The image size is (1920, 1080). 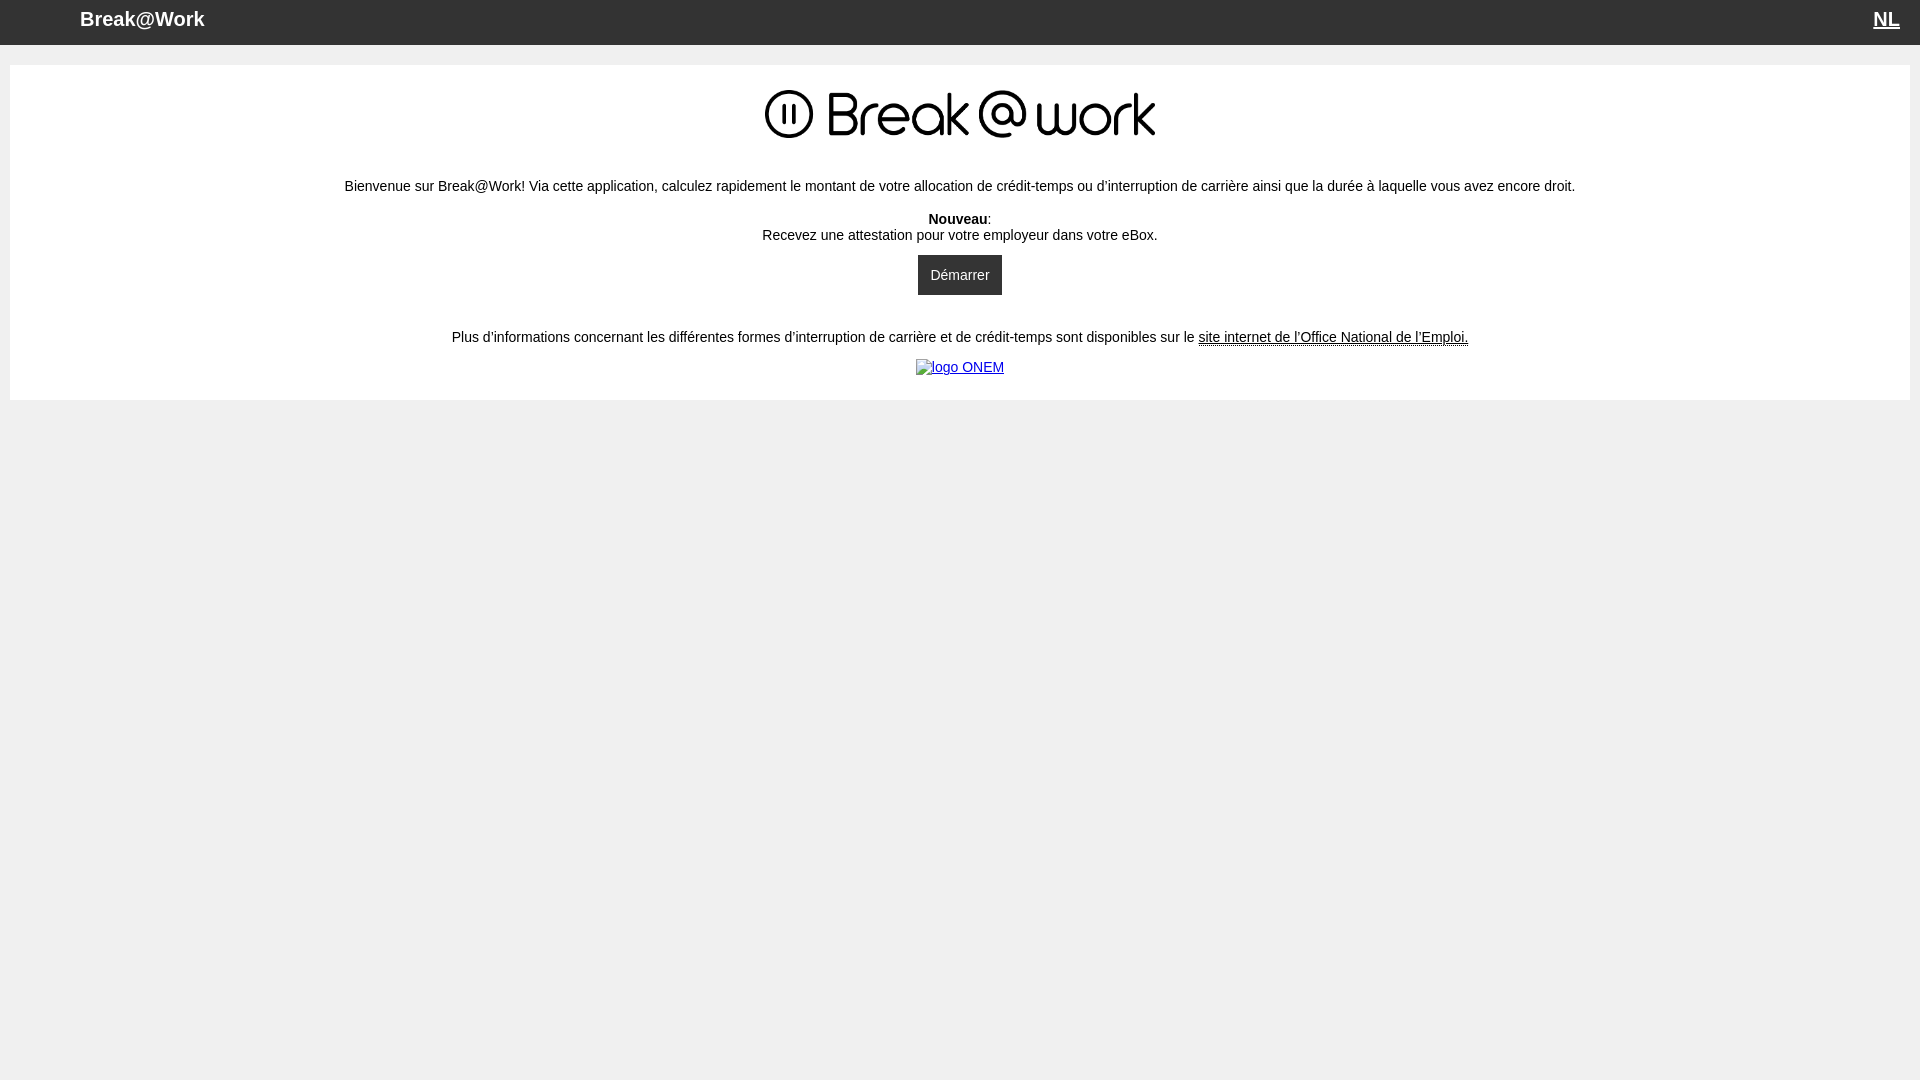 I want to click on 'NL', so click(x=1885, y=19).